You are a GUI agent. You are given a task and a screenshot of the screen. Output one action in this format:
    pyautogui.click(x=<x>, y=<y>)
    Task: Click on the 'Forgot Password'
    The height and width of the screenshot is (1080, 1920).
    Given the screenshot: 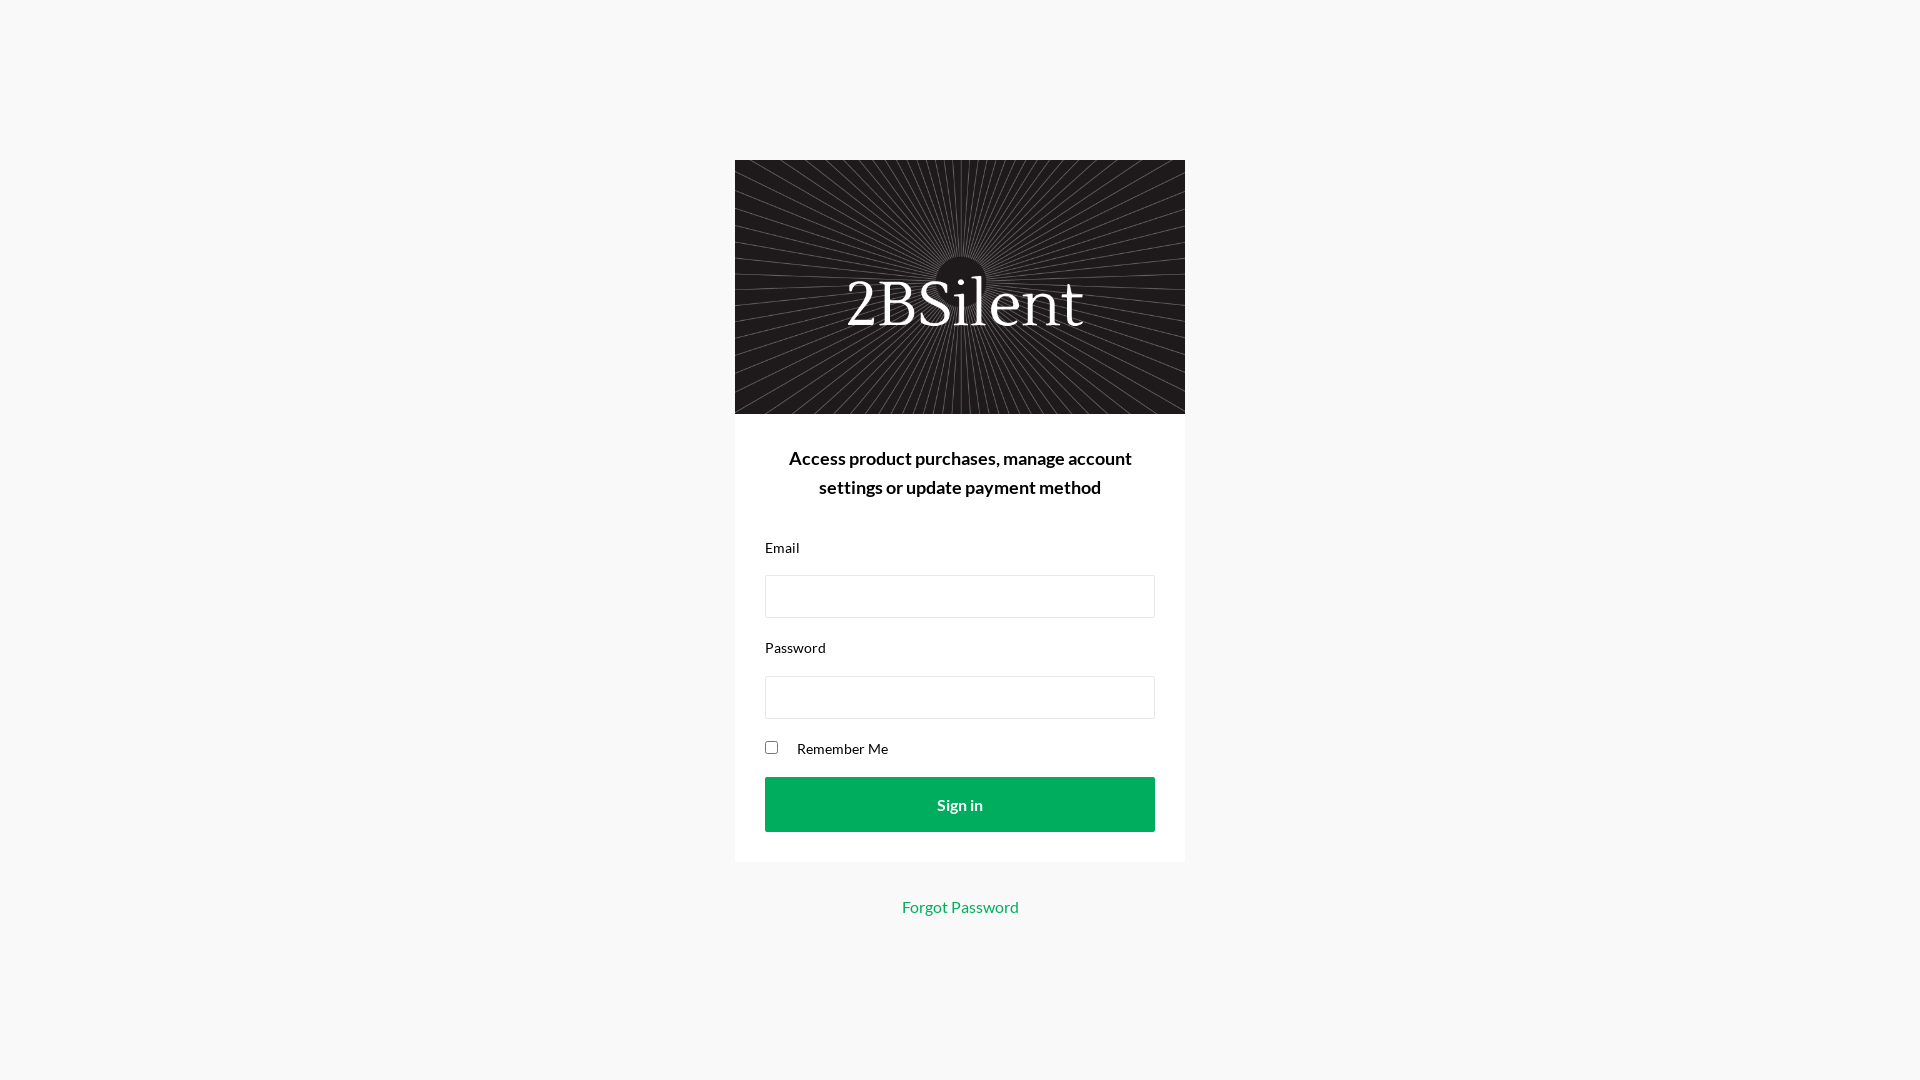 What is the action you would take?
    pyautogui.click(x=960, y=906)
    